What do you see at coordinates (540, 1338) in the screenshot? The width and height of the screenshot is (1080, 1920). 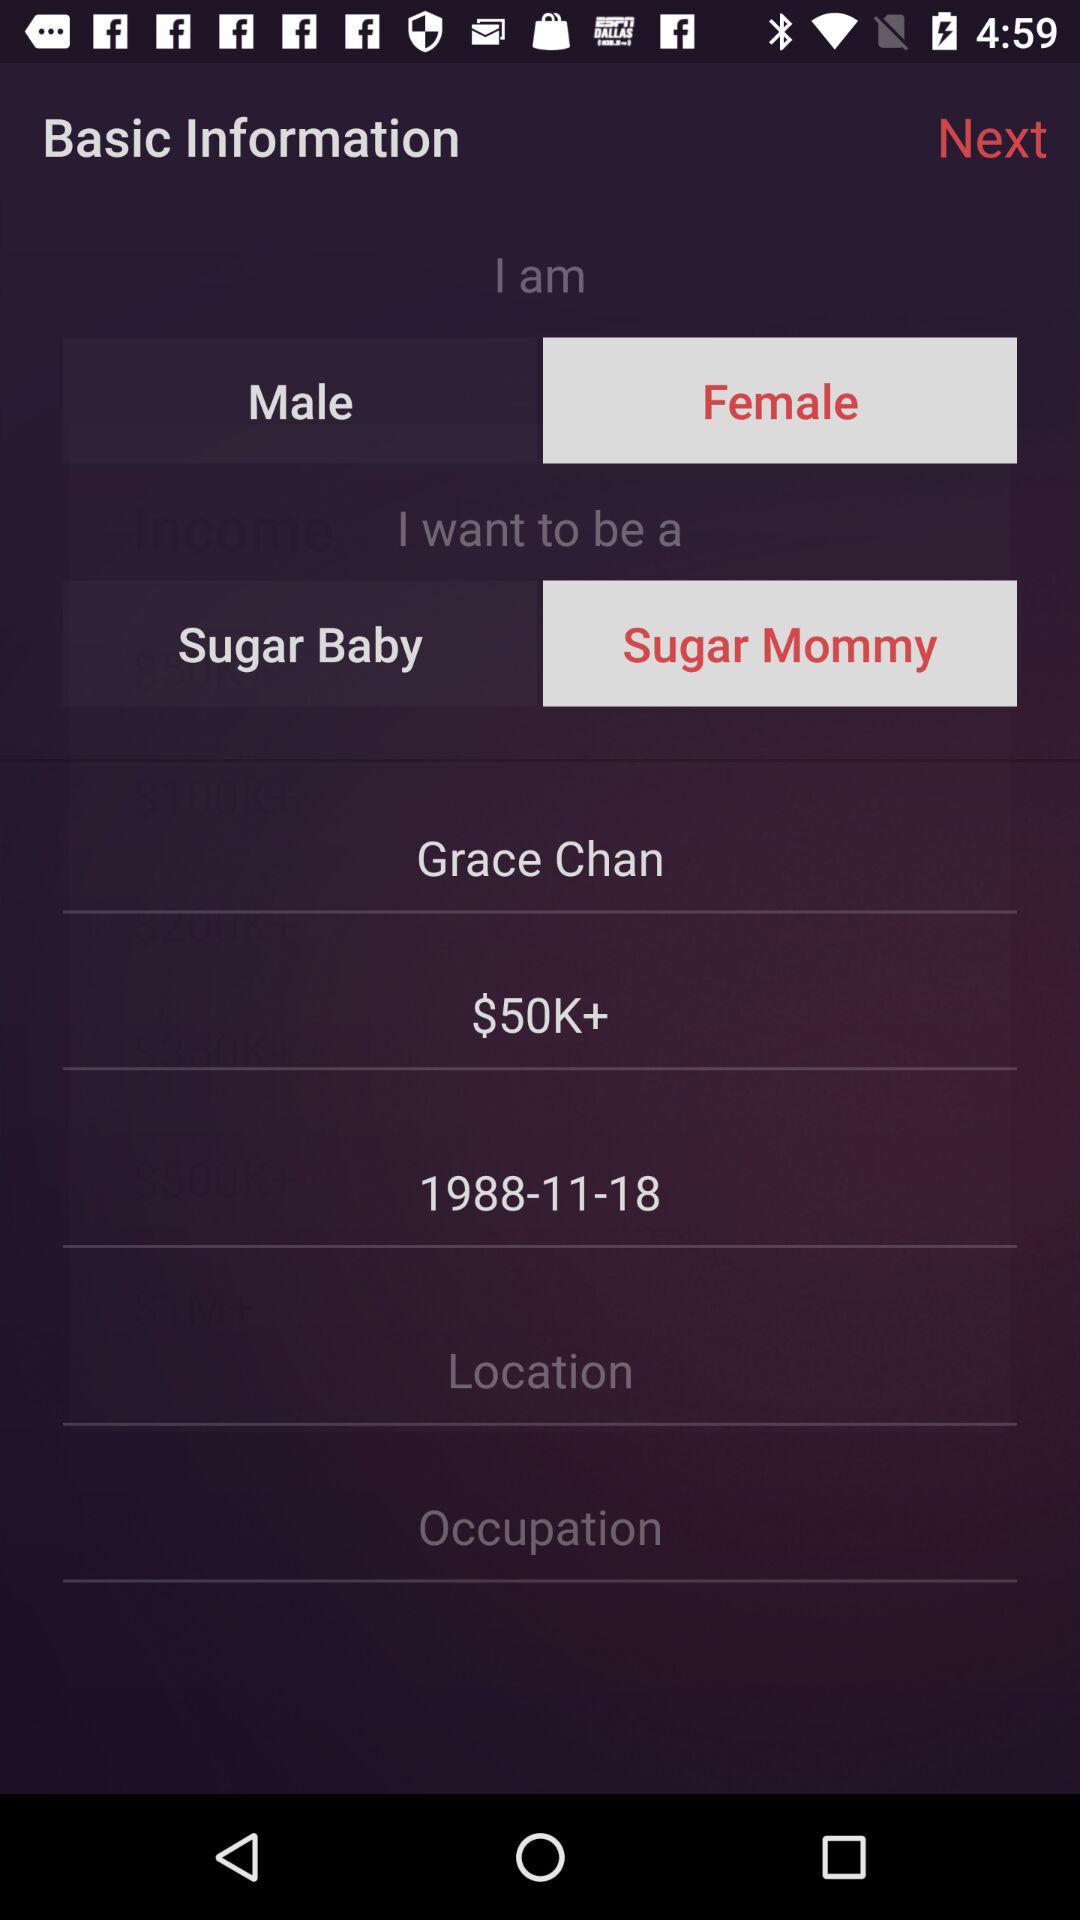 I see `input your location` at bounding box center [540, 1338].